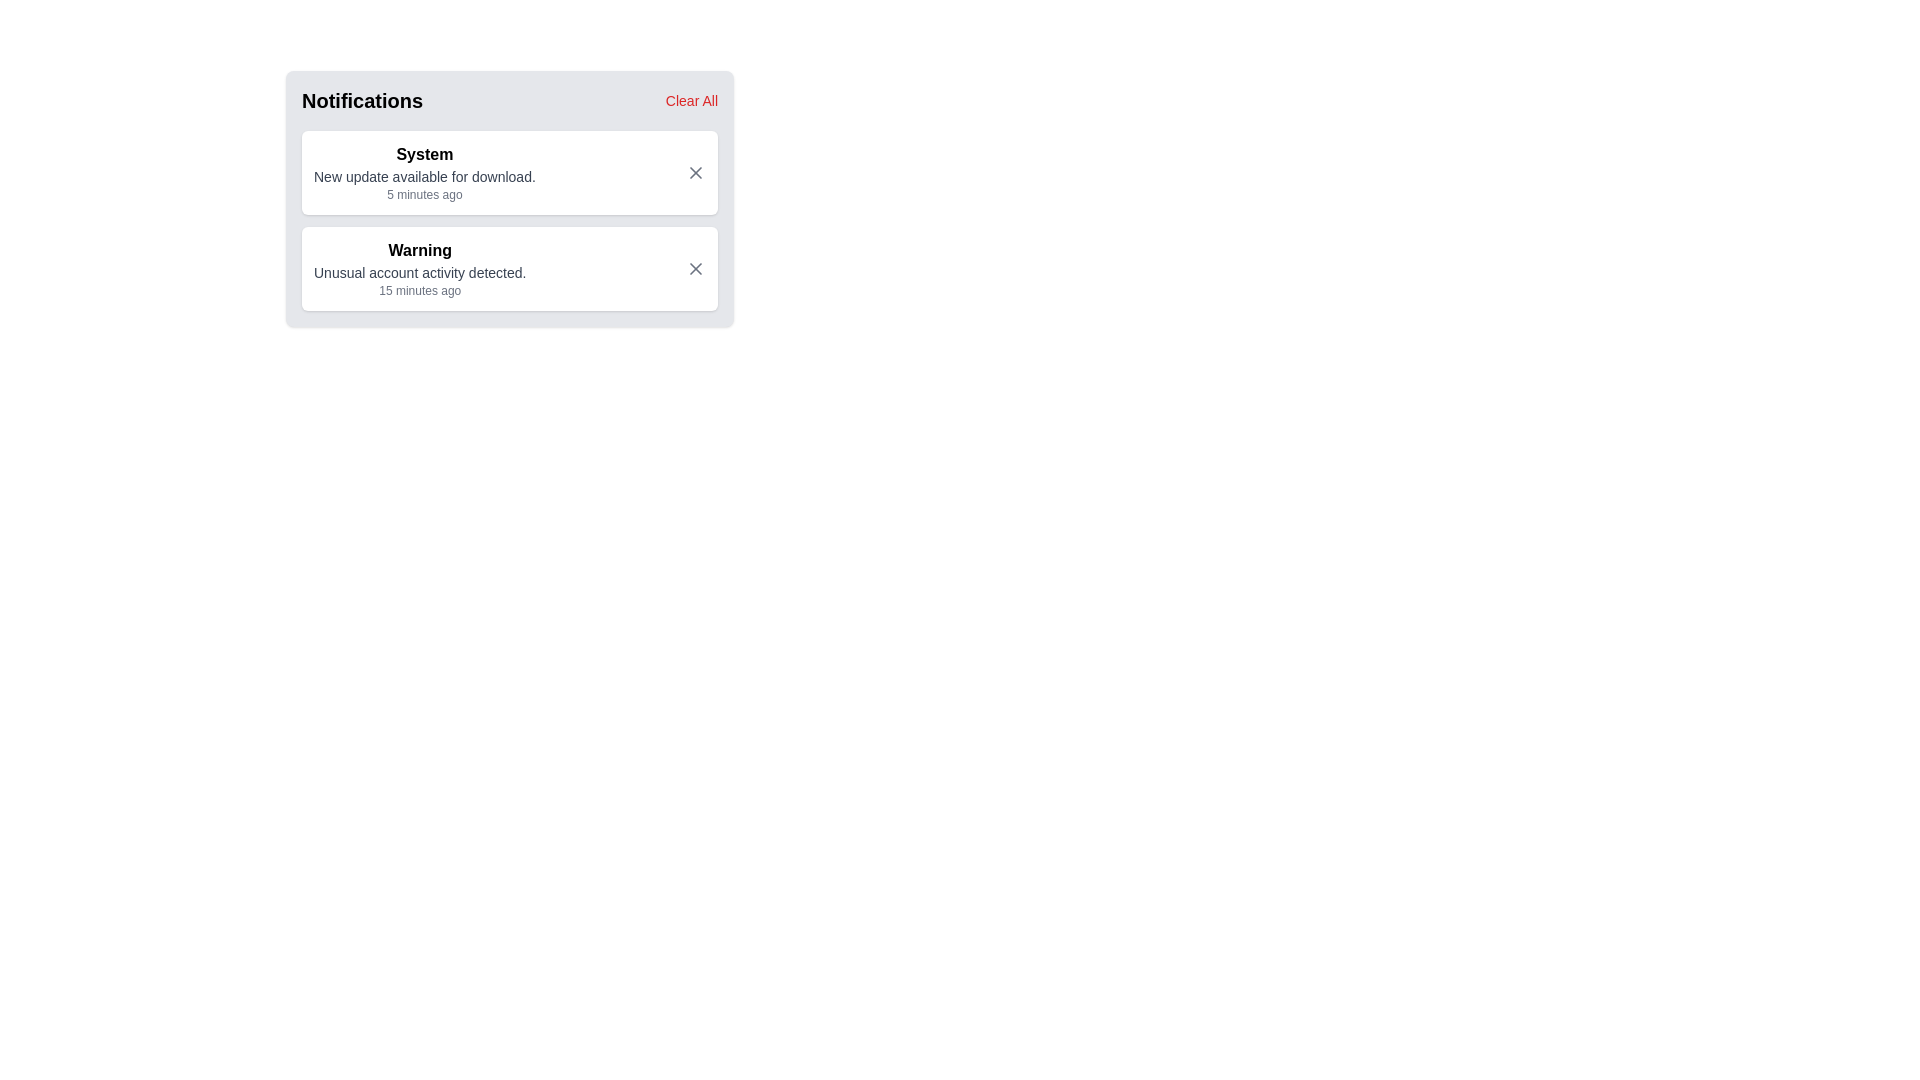 Image resolution: width=1920 pixels, height=1080 pixels. Describe the element at coordinates (696, 268) in the screenshot. I see `the Icon Button located in the top-right corner of the second notification card, which is associated with a 'Warning' about unusual account activity` at that location.